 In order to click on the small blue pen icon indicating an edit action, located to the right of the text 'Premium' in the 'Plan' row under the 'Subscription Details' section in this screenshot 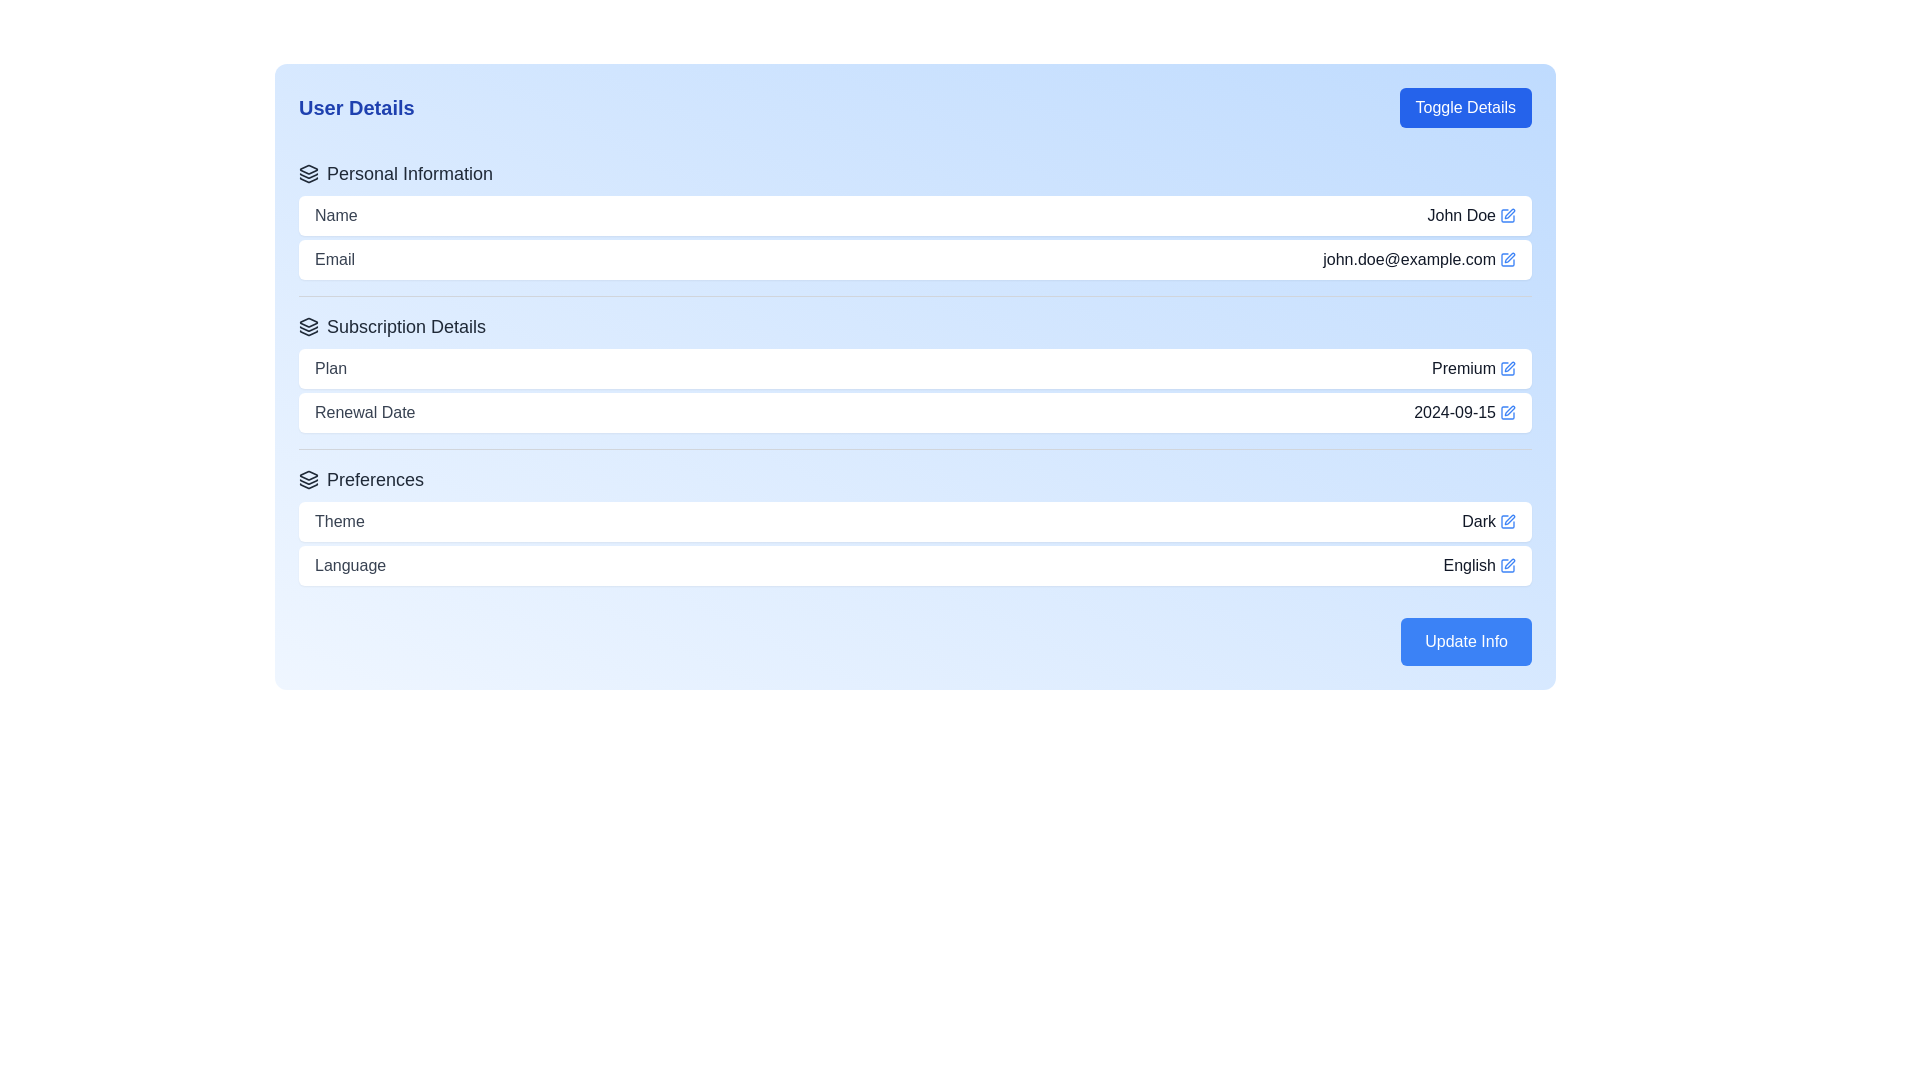, I will do `click(1507, 369)`.